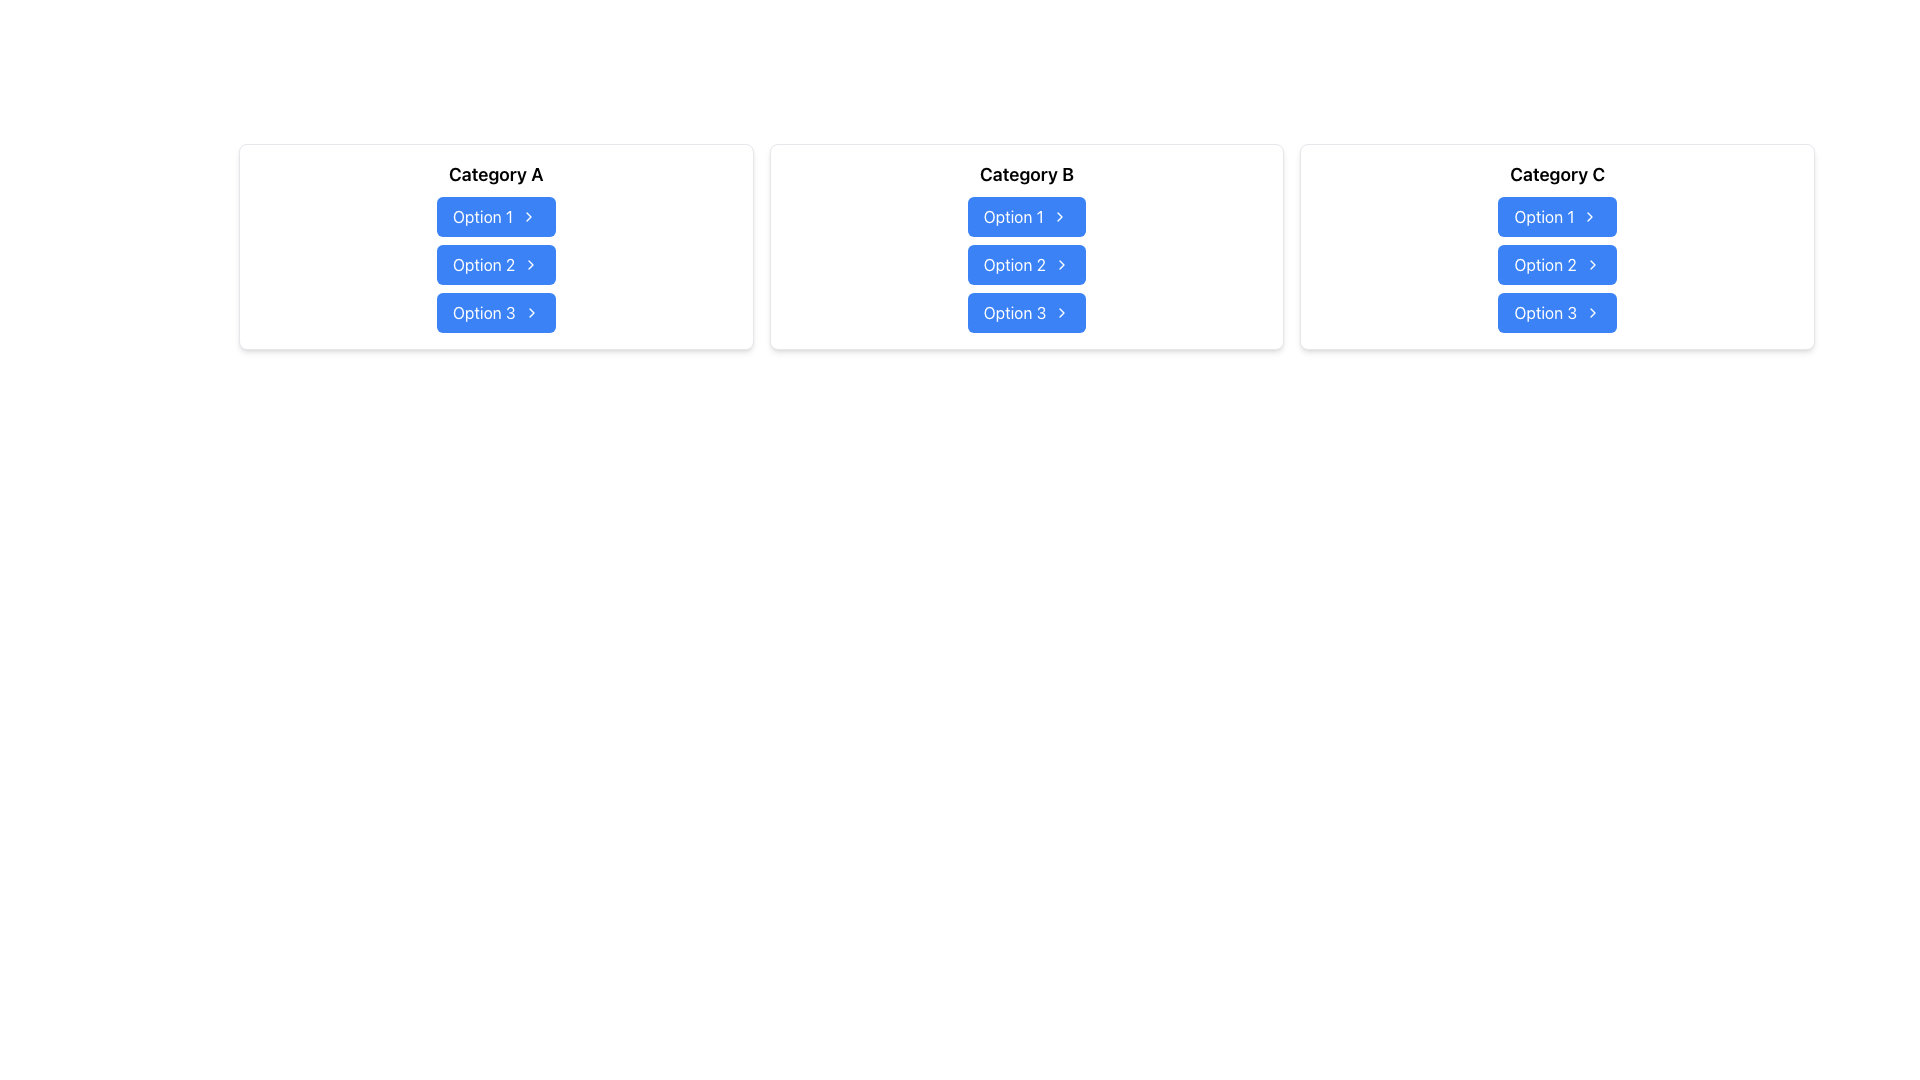 This screenshot has width=1920, height=1080. What do you see at coordinates (1556, 264) in the screenshot?
I see `the second button labeled 'Option 2' in the vertical stack of buttons located under the title 'Category C'` at bounding box center [1556, 264].